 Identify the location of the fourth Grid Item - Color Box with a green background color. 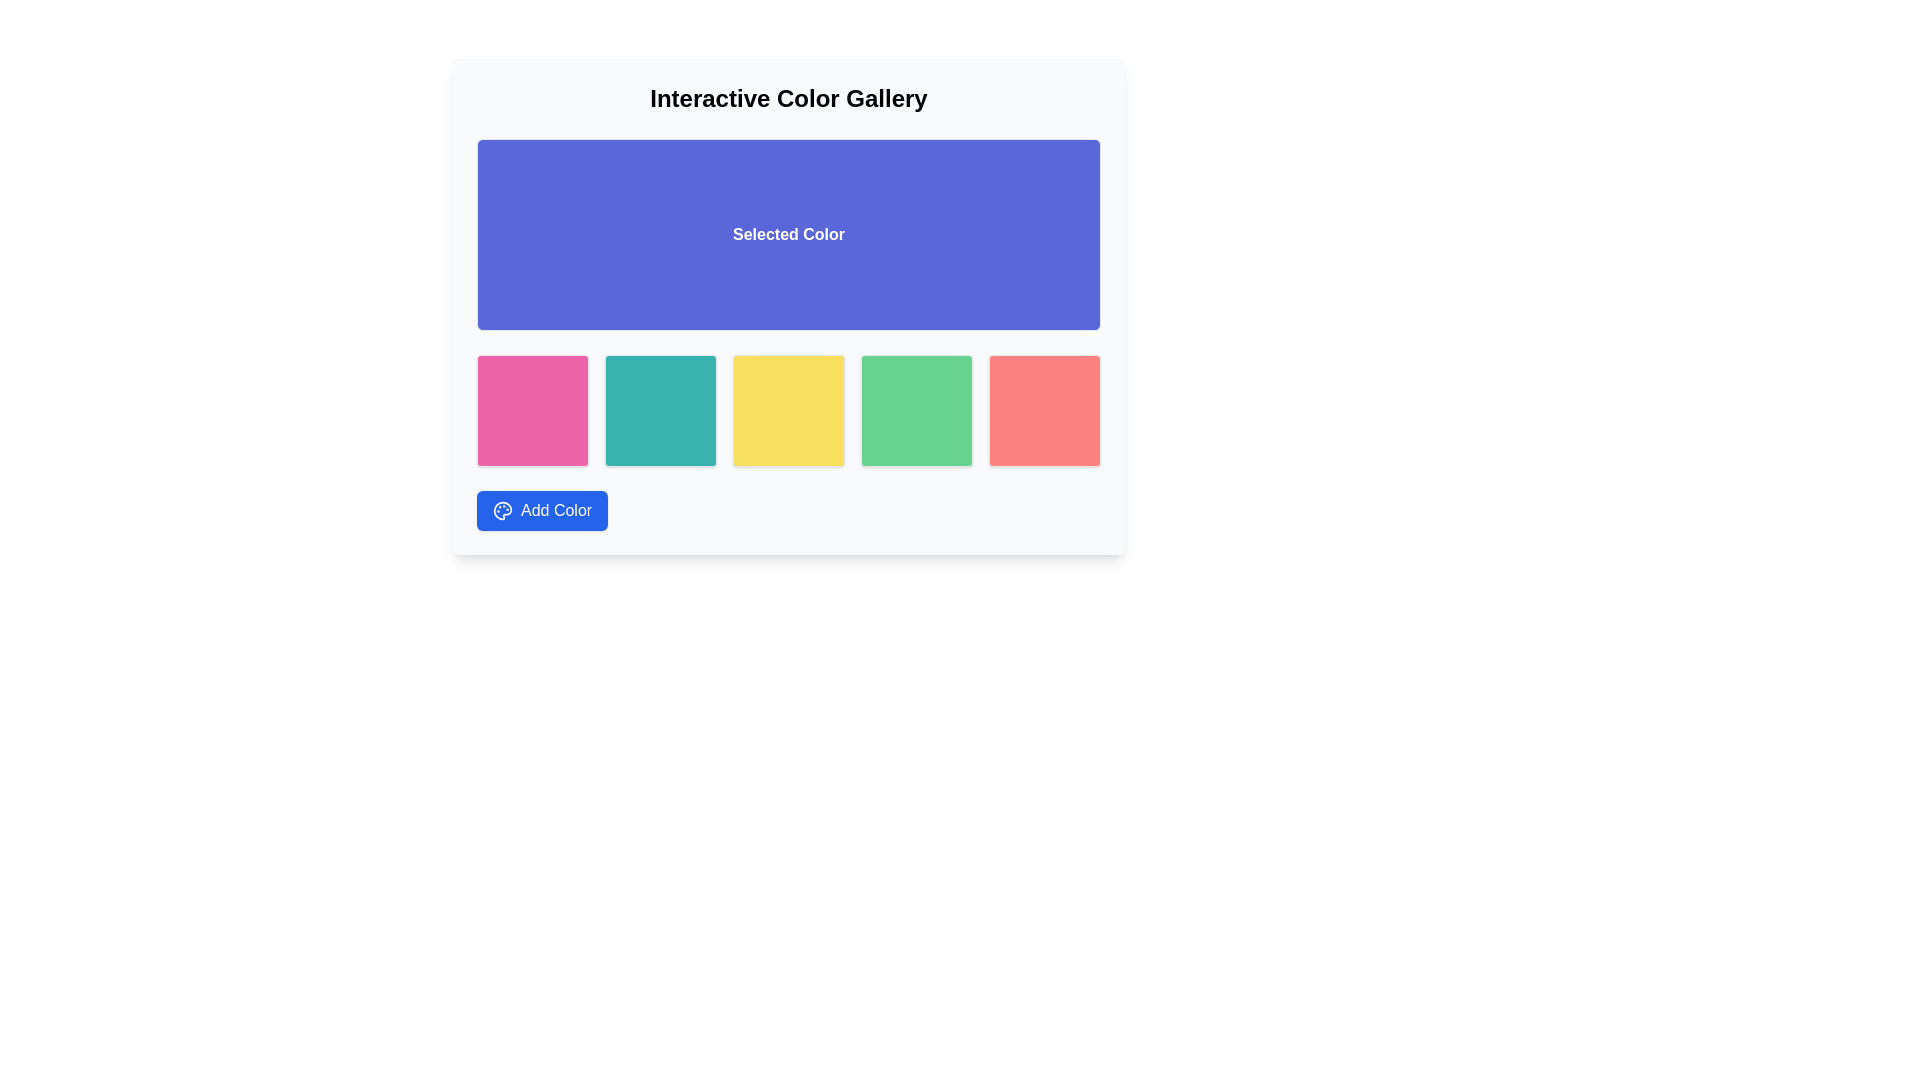
(915, 410).